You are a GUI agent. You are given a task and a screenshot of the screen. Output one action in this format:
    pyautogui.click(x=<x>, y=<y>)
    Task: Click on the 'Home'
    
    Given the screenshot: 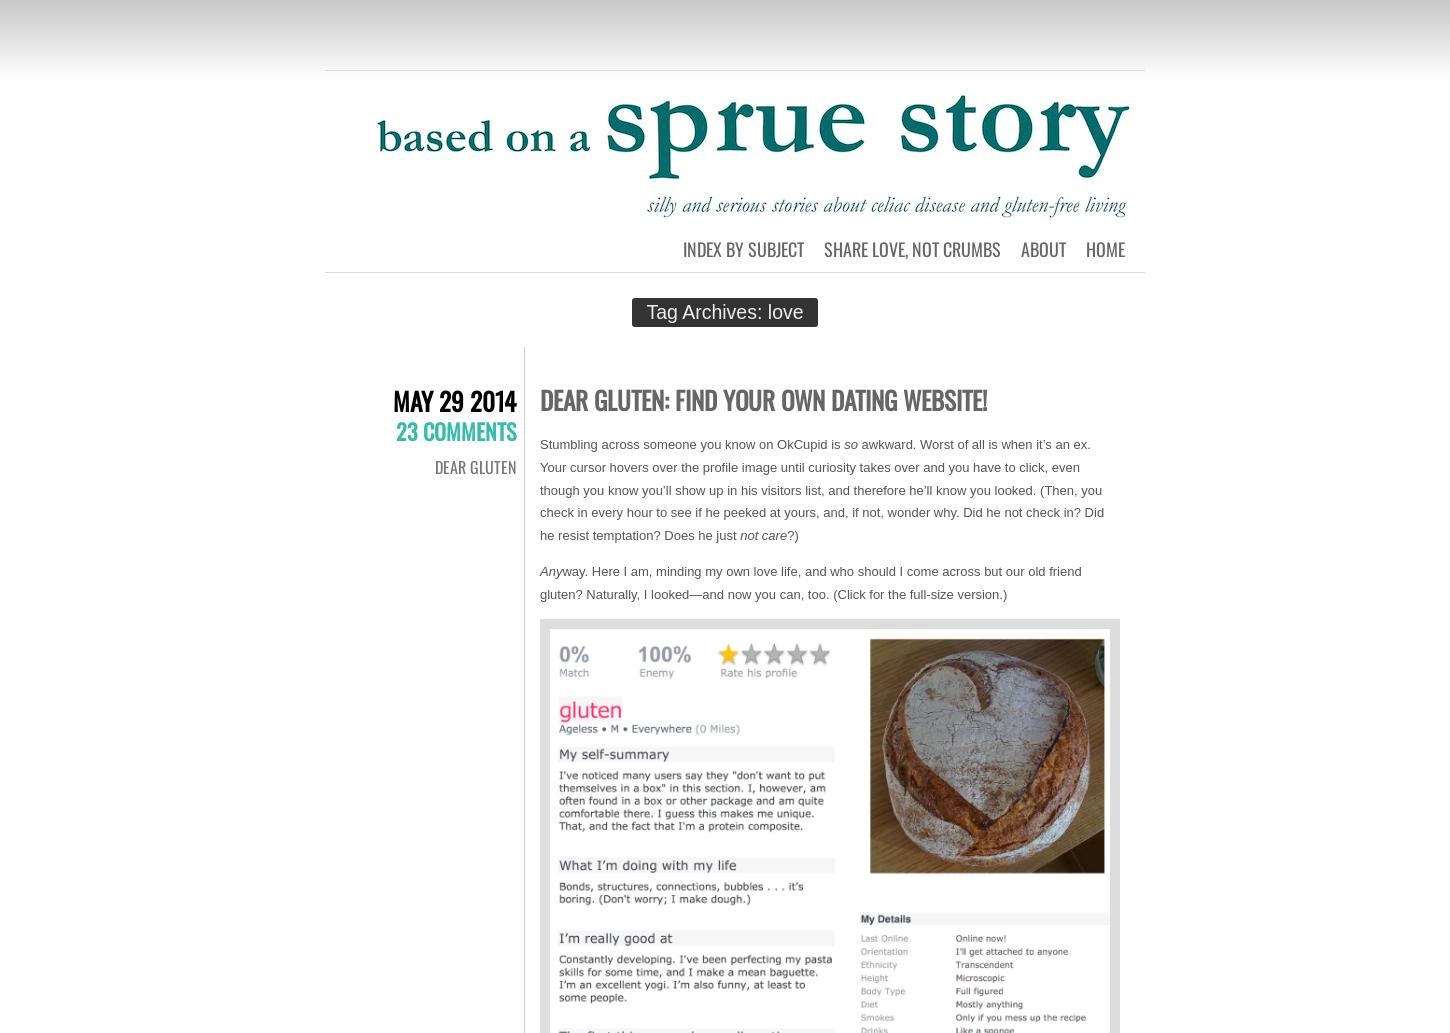 What is the action you would take?
    pyautogui.click(x=1104, y=247)
    